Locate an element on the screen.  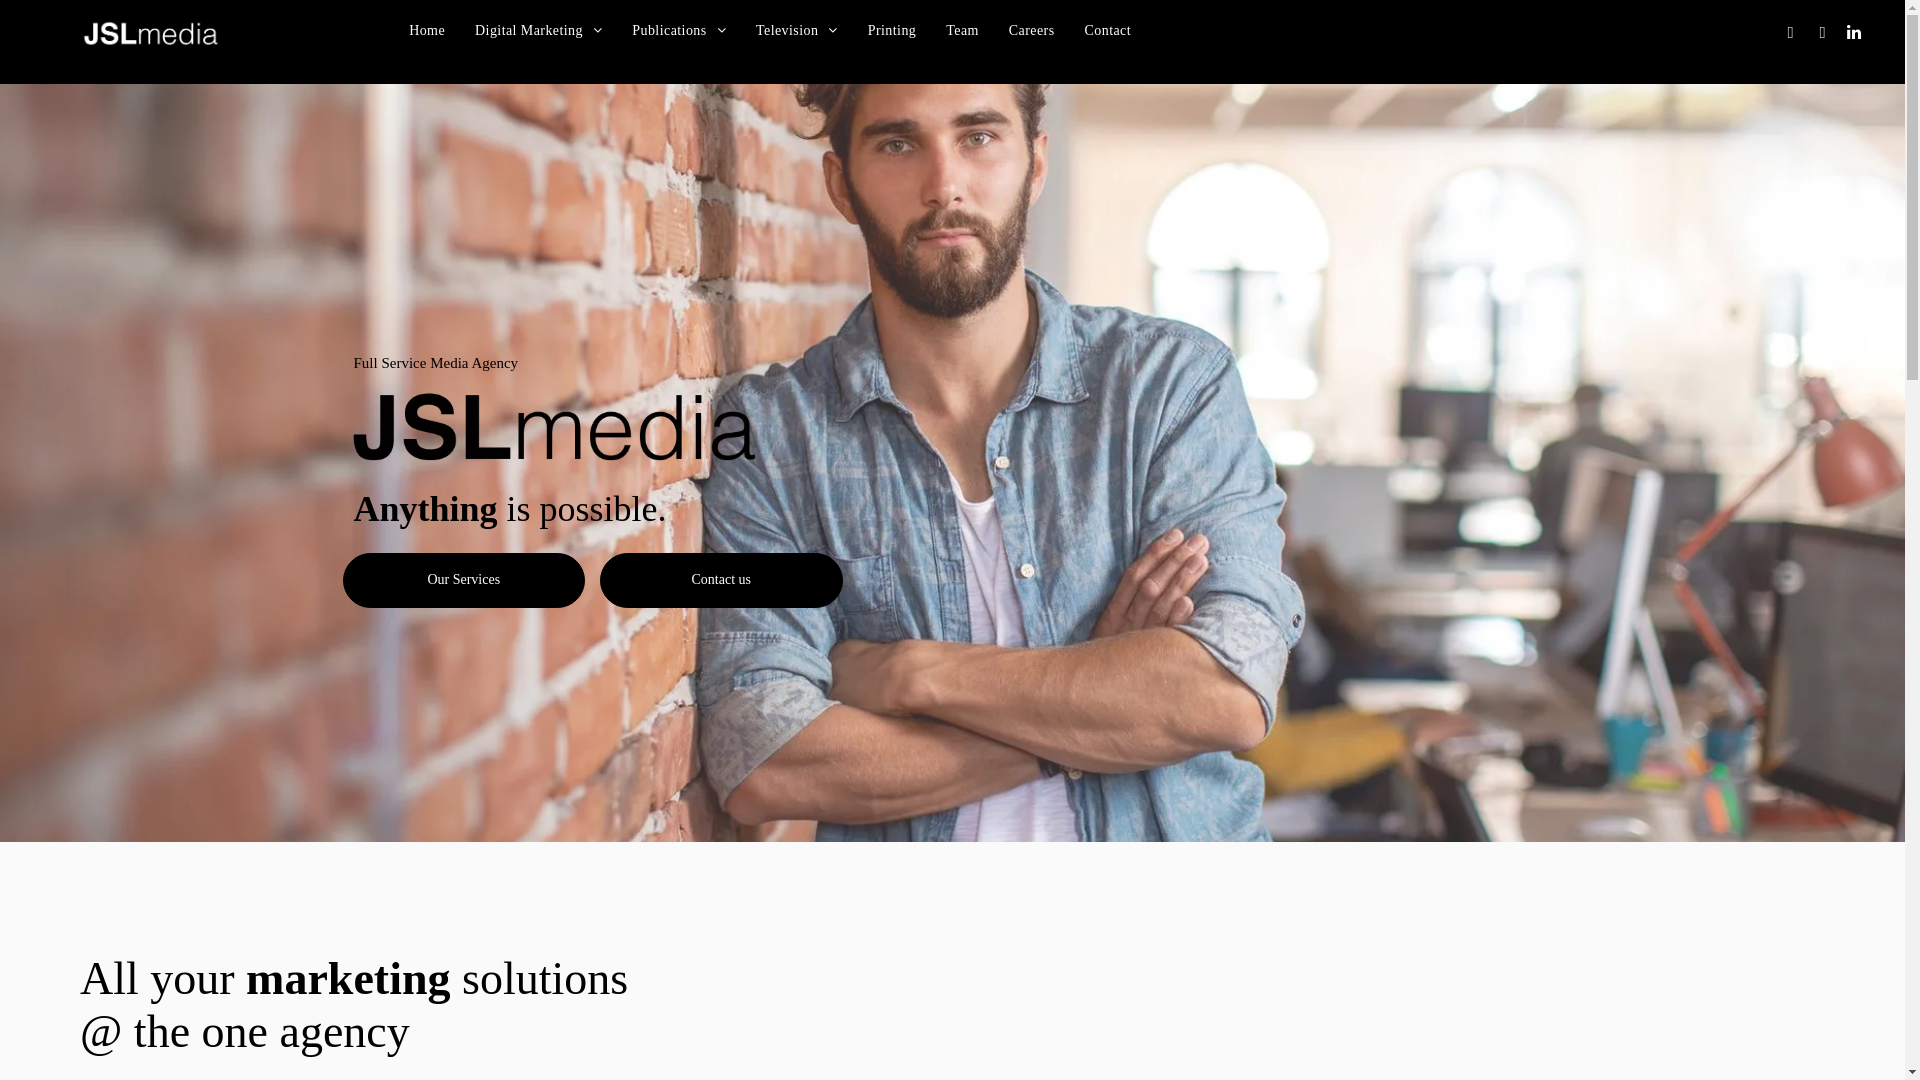
'Publications' is located at coordinates (678, 30).